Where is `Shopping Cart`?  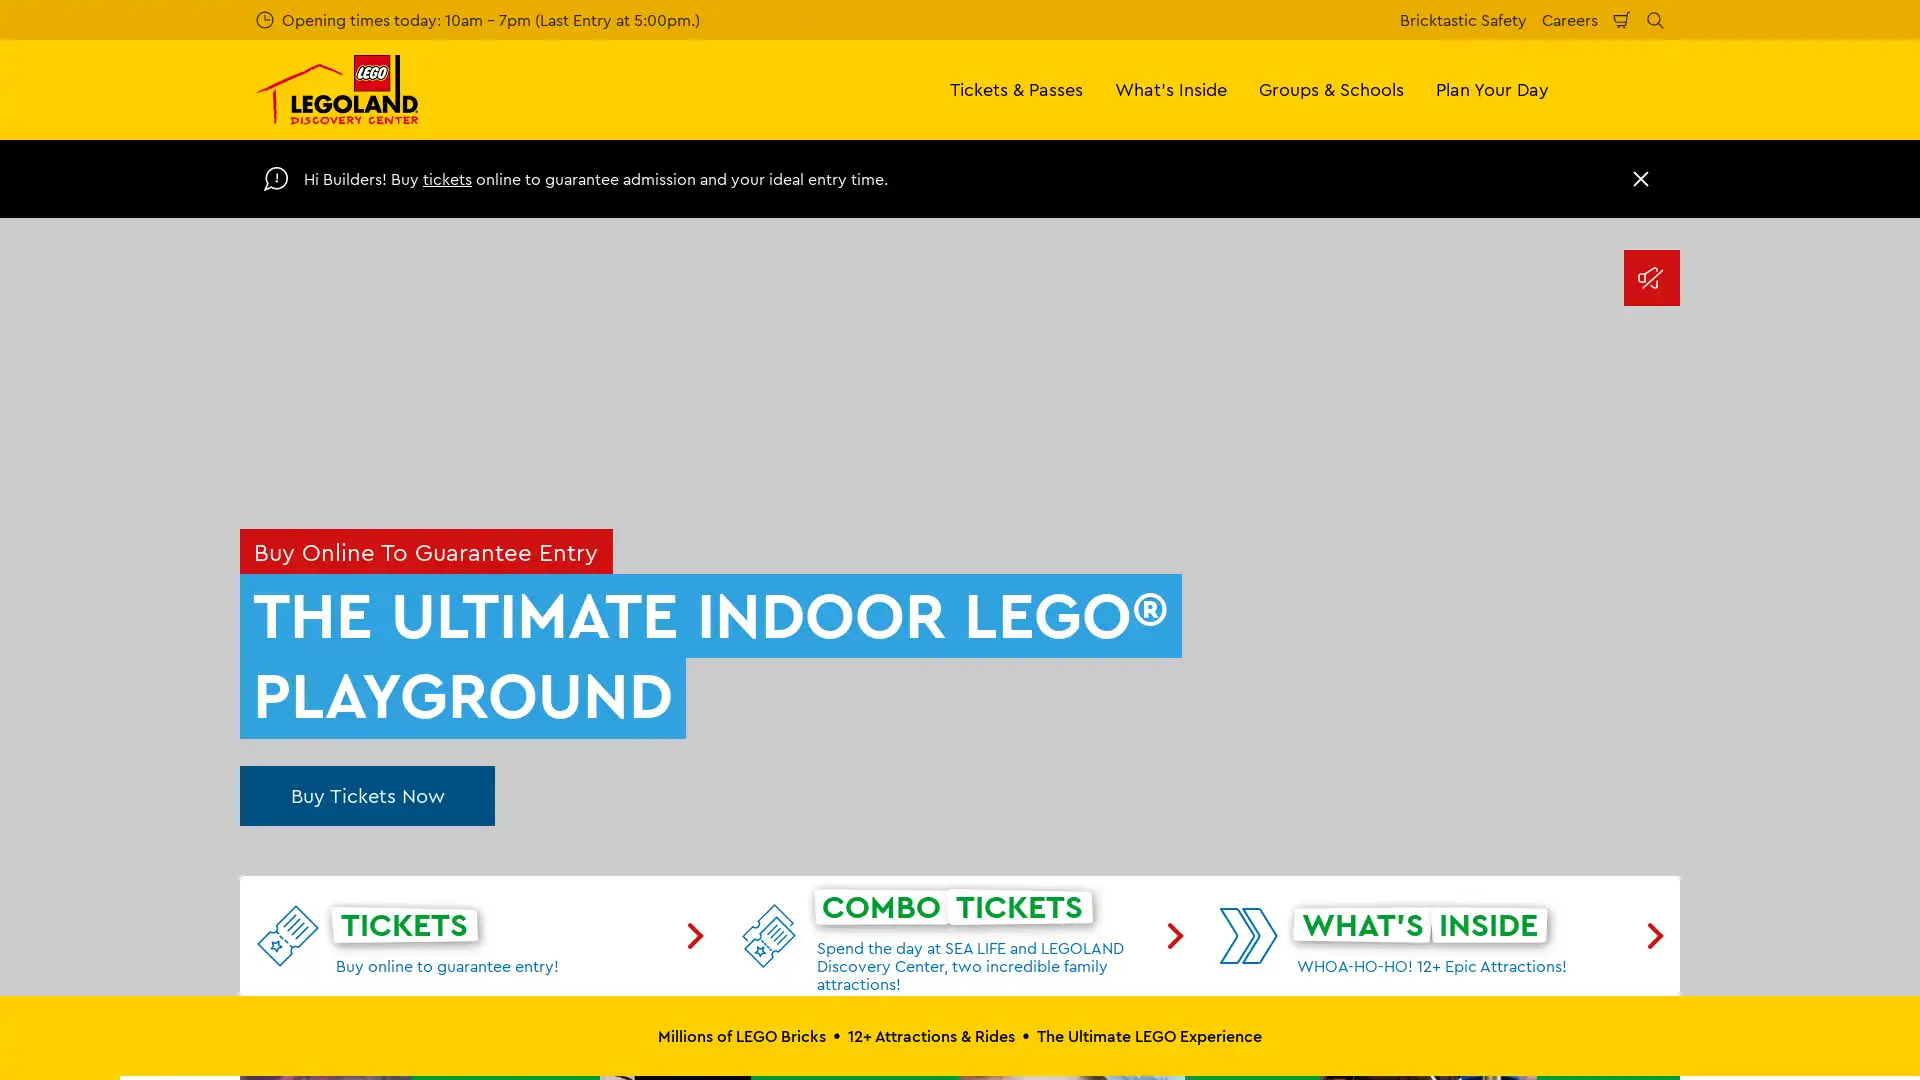
Shopping Cart is located at coordinates (1622, 19).